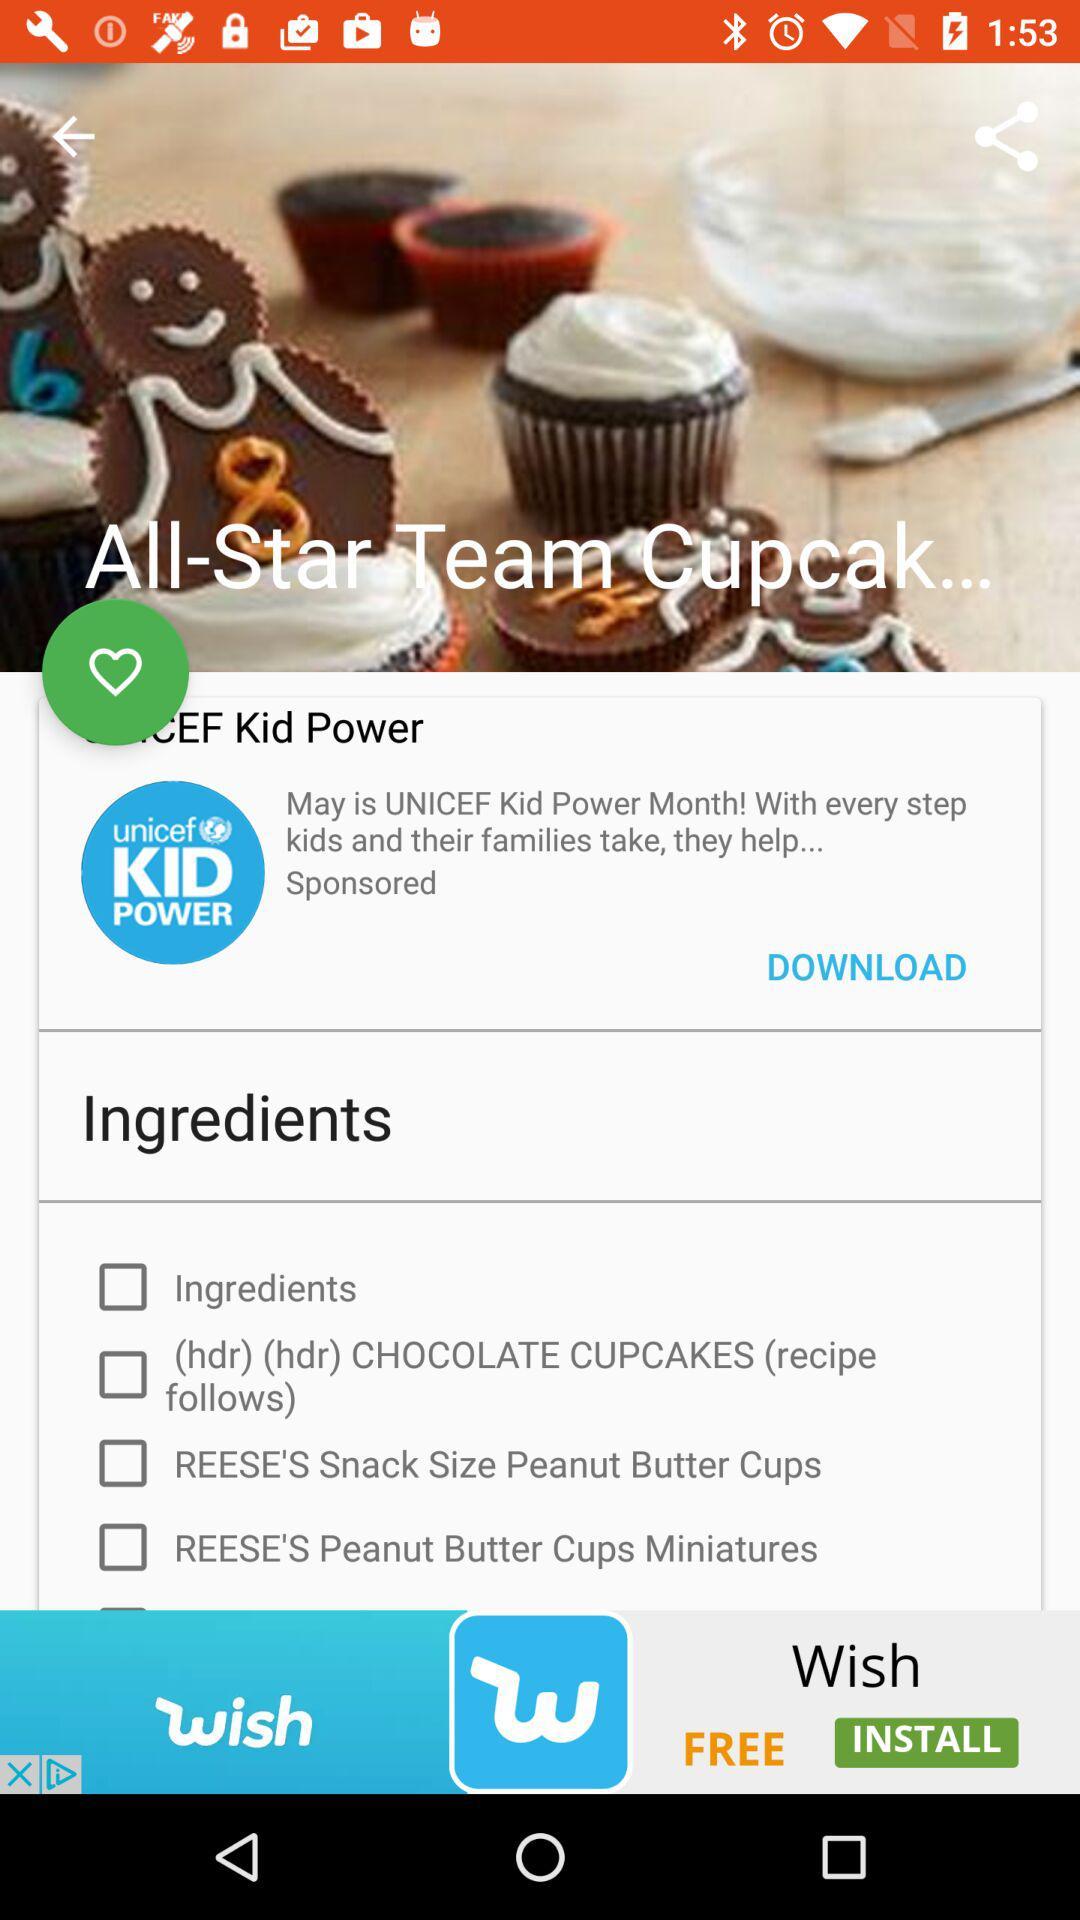  What do you see at coordinates (171, 872) in the screenshot?
I see `click the kid power` at bounding box center [171, 872].